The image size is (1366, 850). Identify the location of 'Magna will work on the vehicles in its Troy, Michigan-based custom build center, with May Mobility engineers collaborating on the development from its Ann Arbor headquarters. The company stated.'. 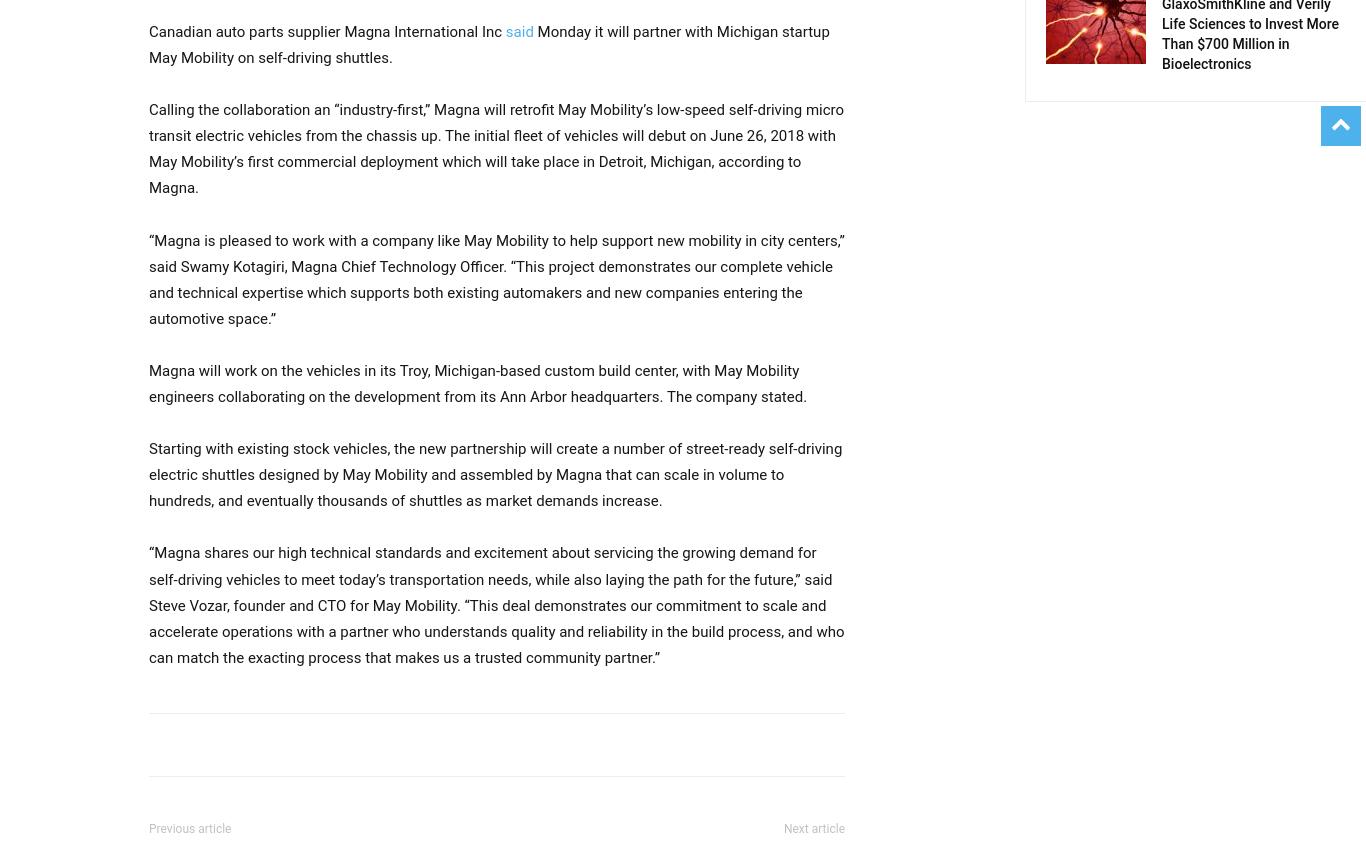
(477, 382).